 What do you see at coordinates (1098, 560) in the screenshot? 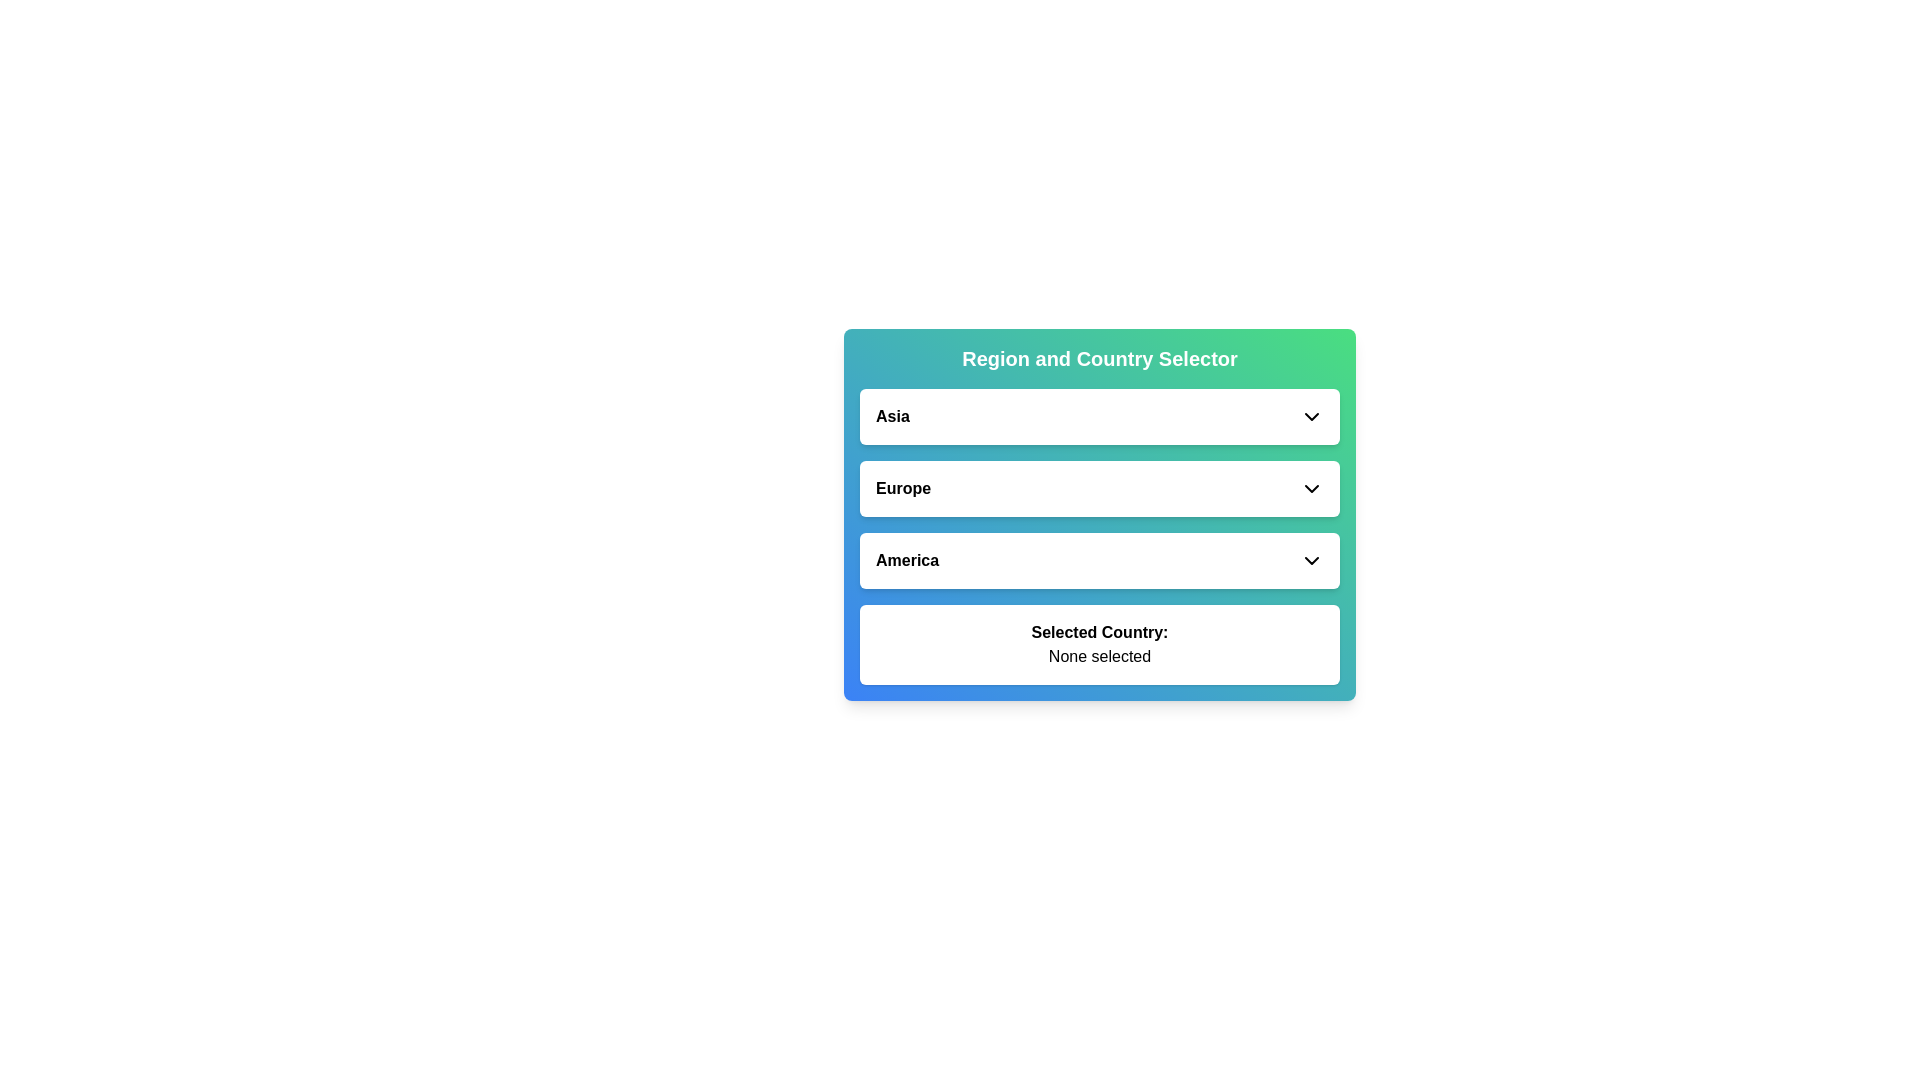
I see `the dropdown item labeled 'America'` at bounding box center [1098, 560].